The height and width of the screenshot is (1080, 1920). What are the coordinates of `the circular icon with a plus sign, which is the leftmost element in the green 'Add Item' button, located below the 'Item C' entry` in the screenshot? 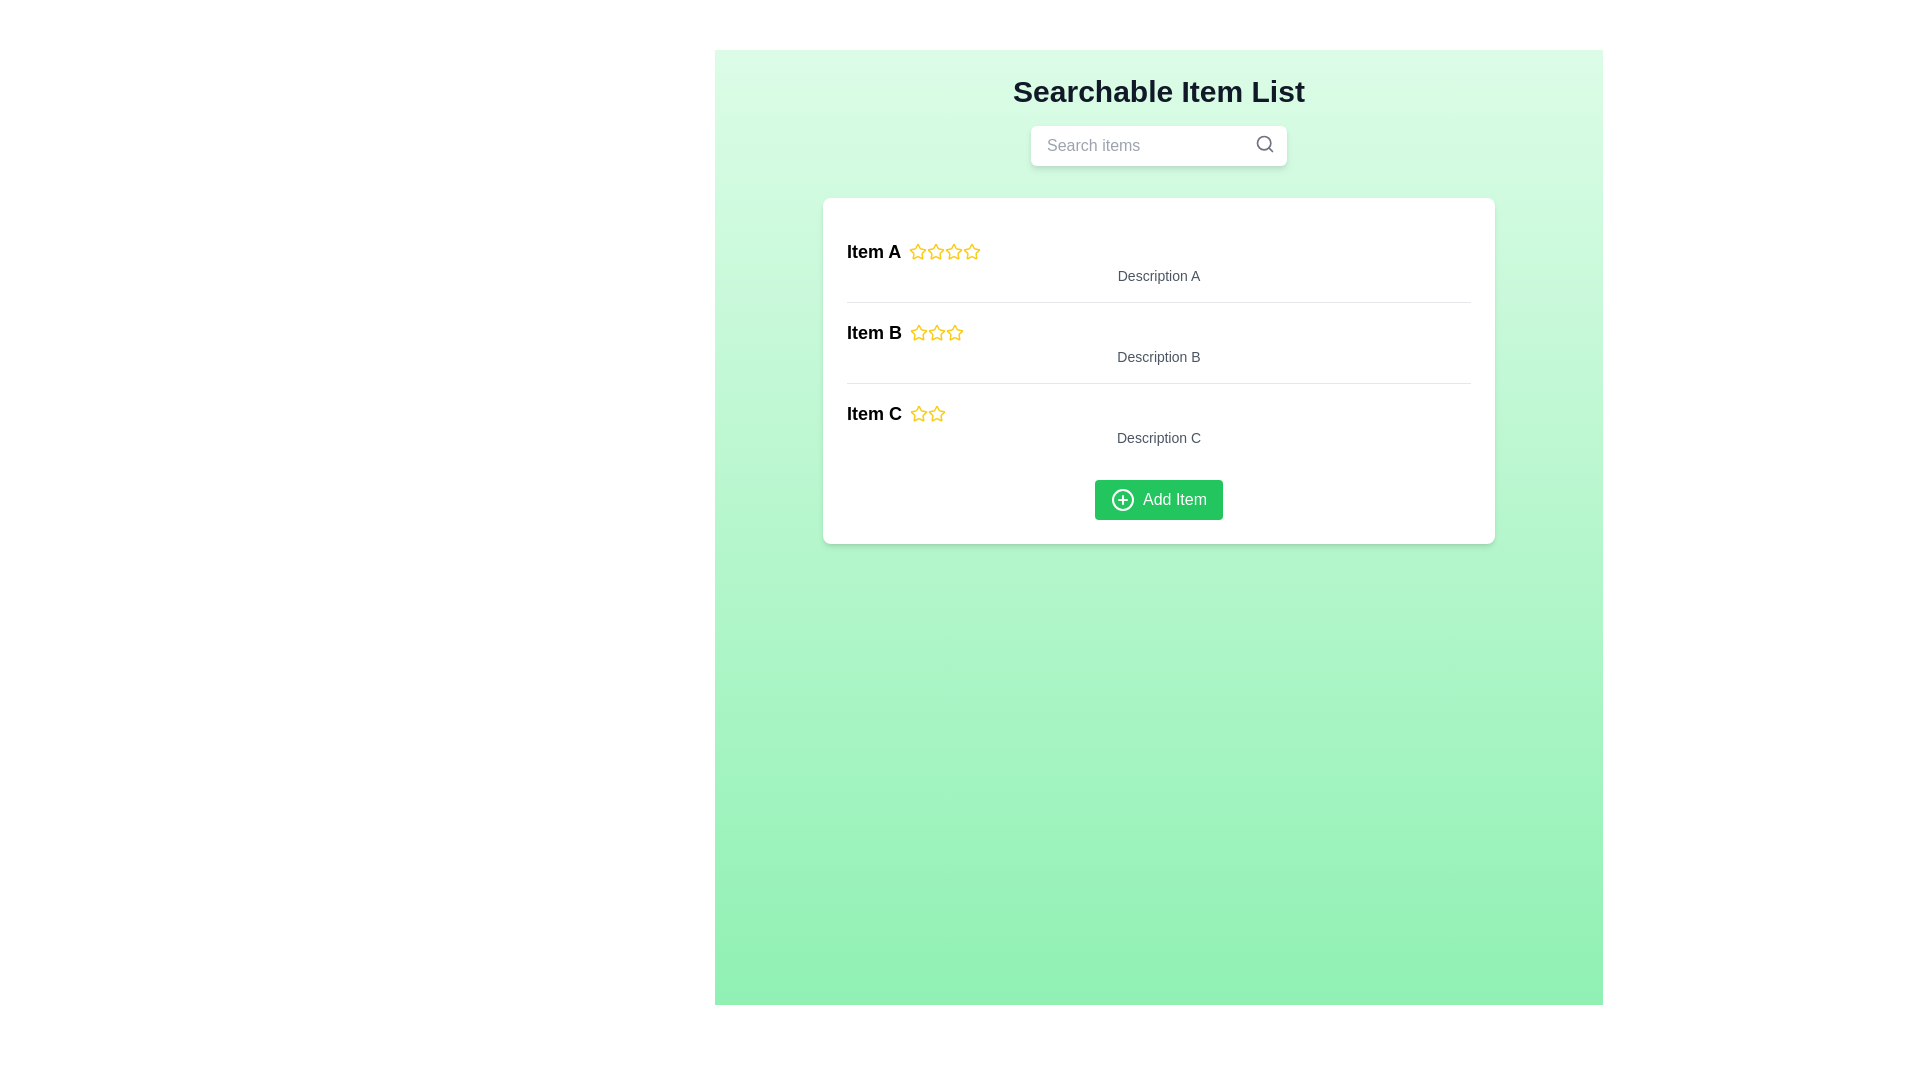 It's located at (1123, 499).